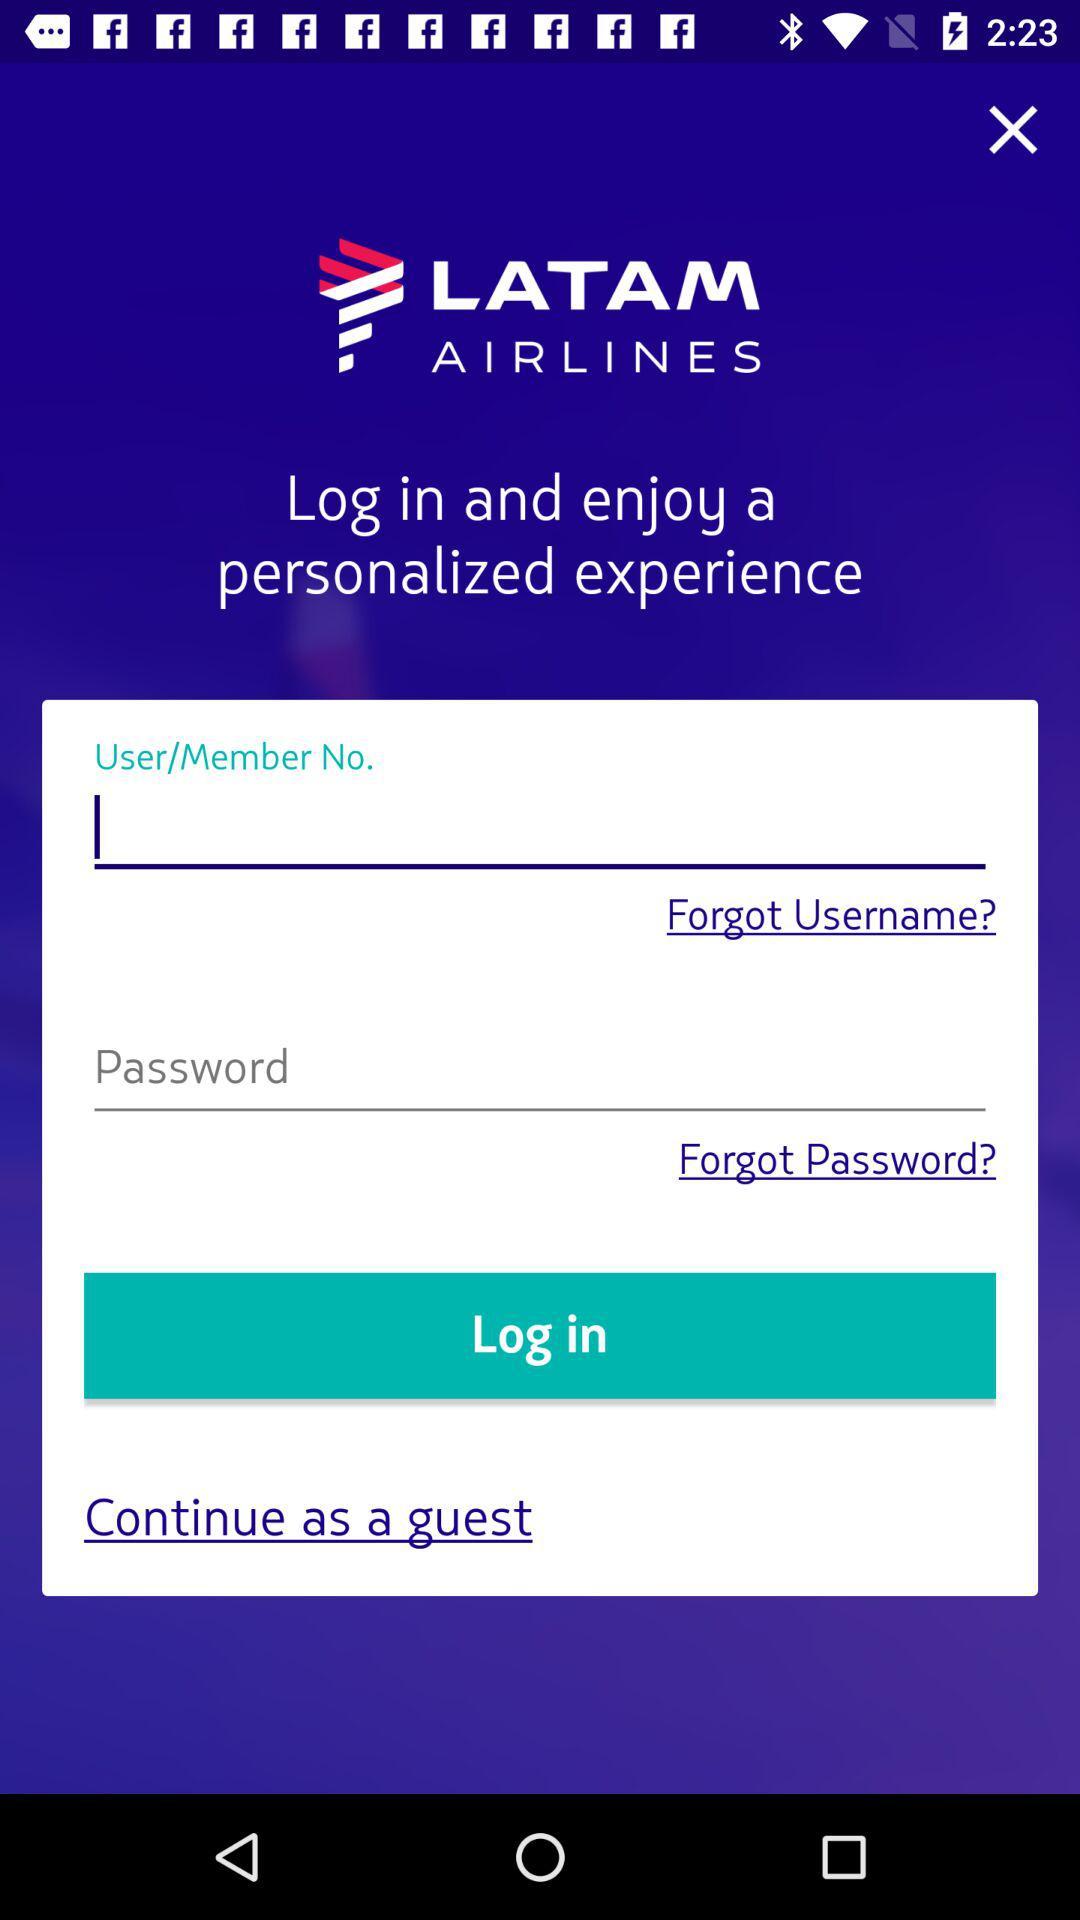 Image resolution: width=1080 pixels, height=1920 pixels. I want to click on type your password, so click(540, 1071).